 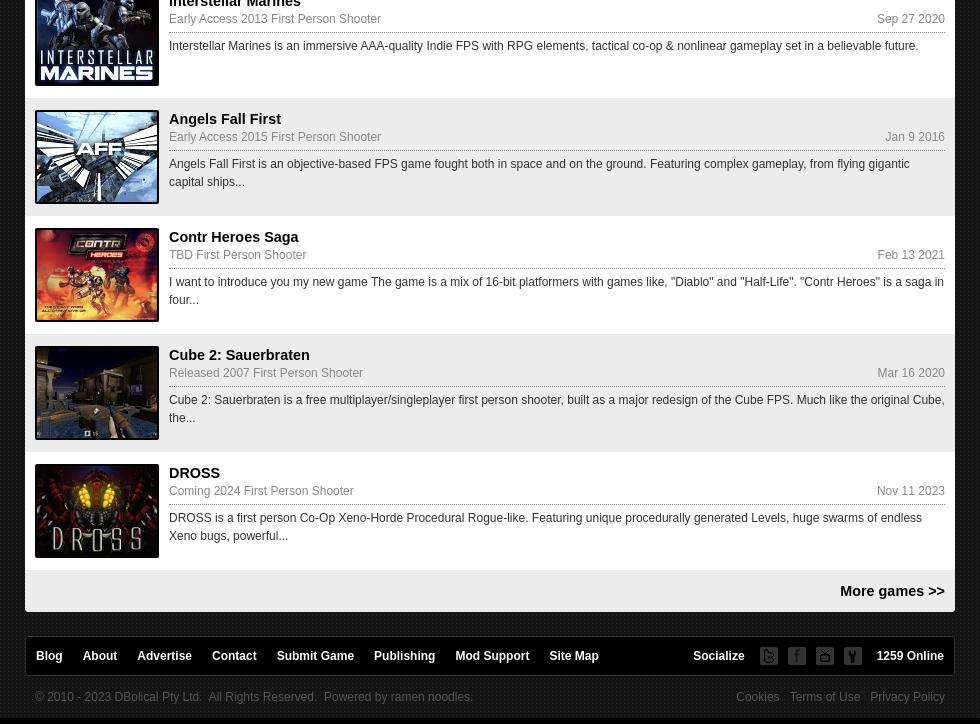 I want to click on 'Nov 11 2023', so click(x=910, y=490).